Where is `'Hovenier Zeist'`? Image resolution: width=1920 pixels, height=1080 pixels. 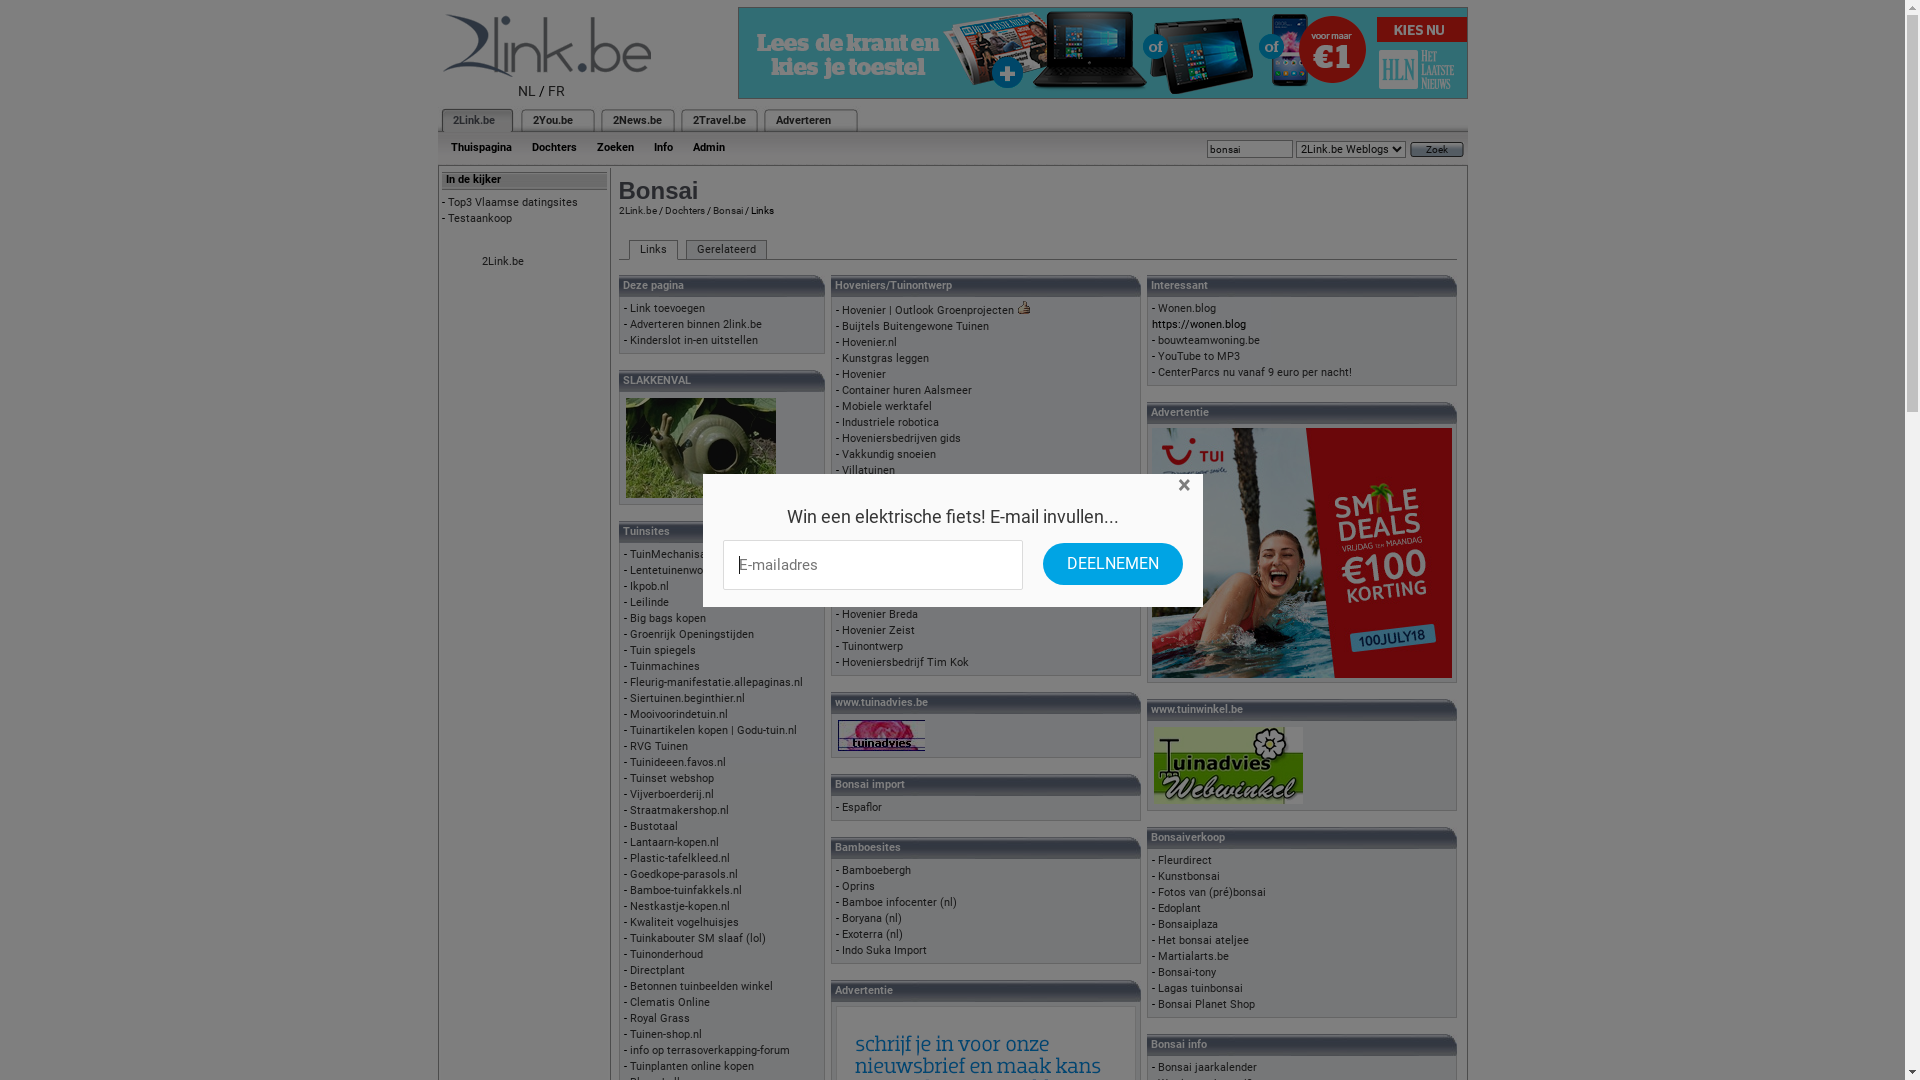 'Hovenier Zeist' is located at coordinates (878, 630).